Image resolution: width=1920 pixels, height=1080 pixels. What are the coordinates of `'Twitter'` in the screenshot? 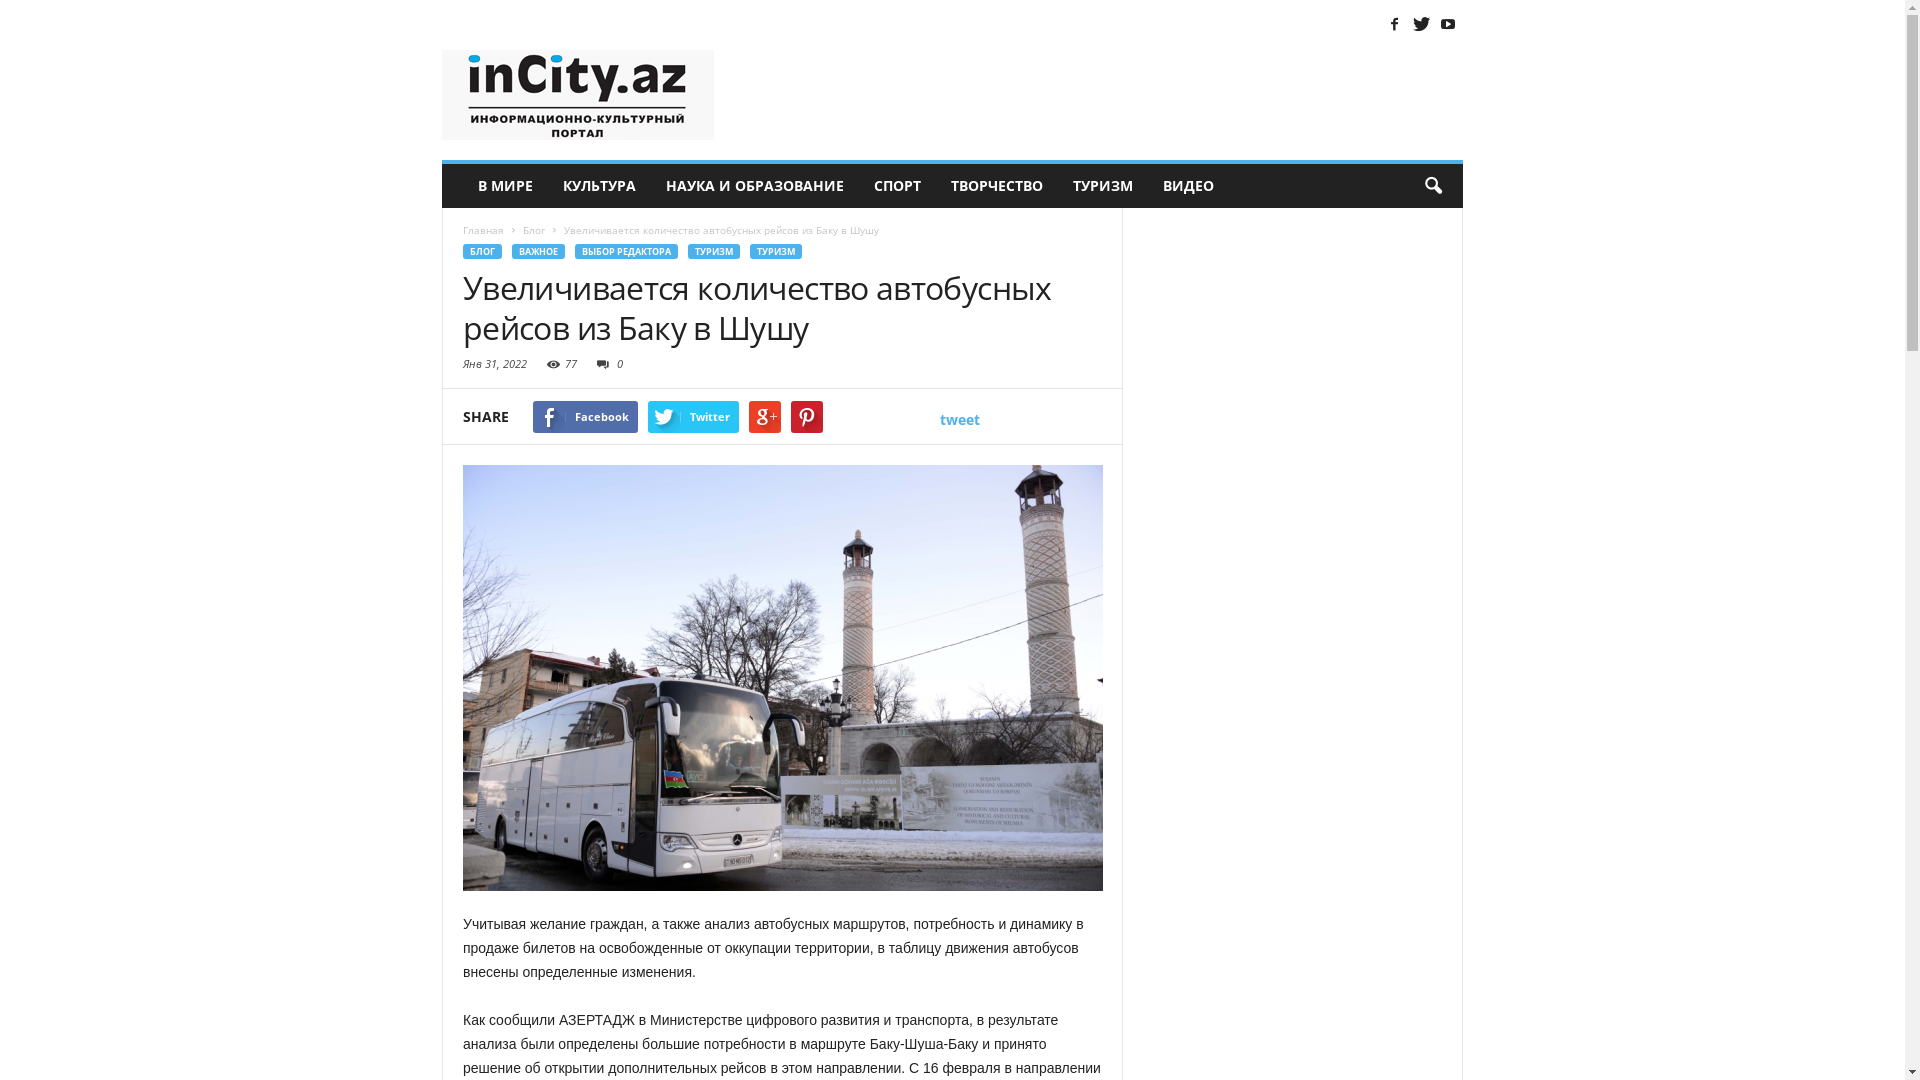 It's located at (693, 415).